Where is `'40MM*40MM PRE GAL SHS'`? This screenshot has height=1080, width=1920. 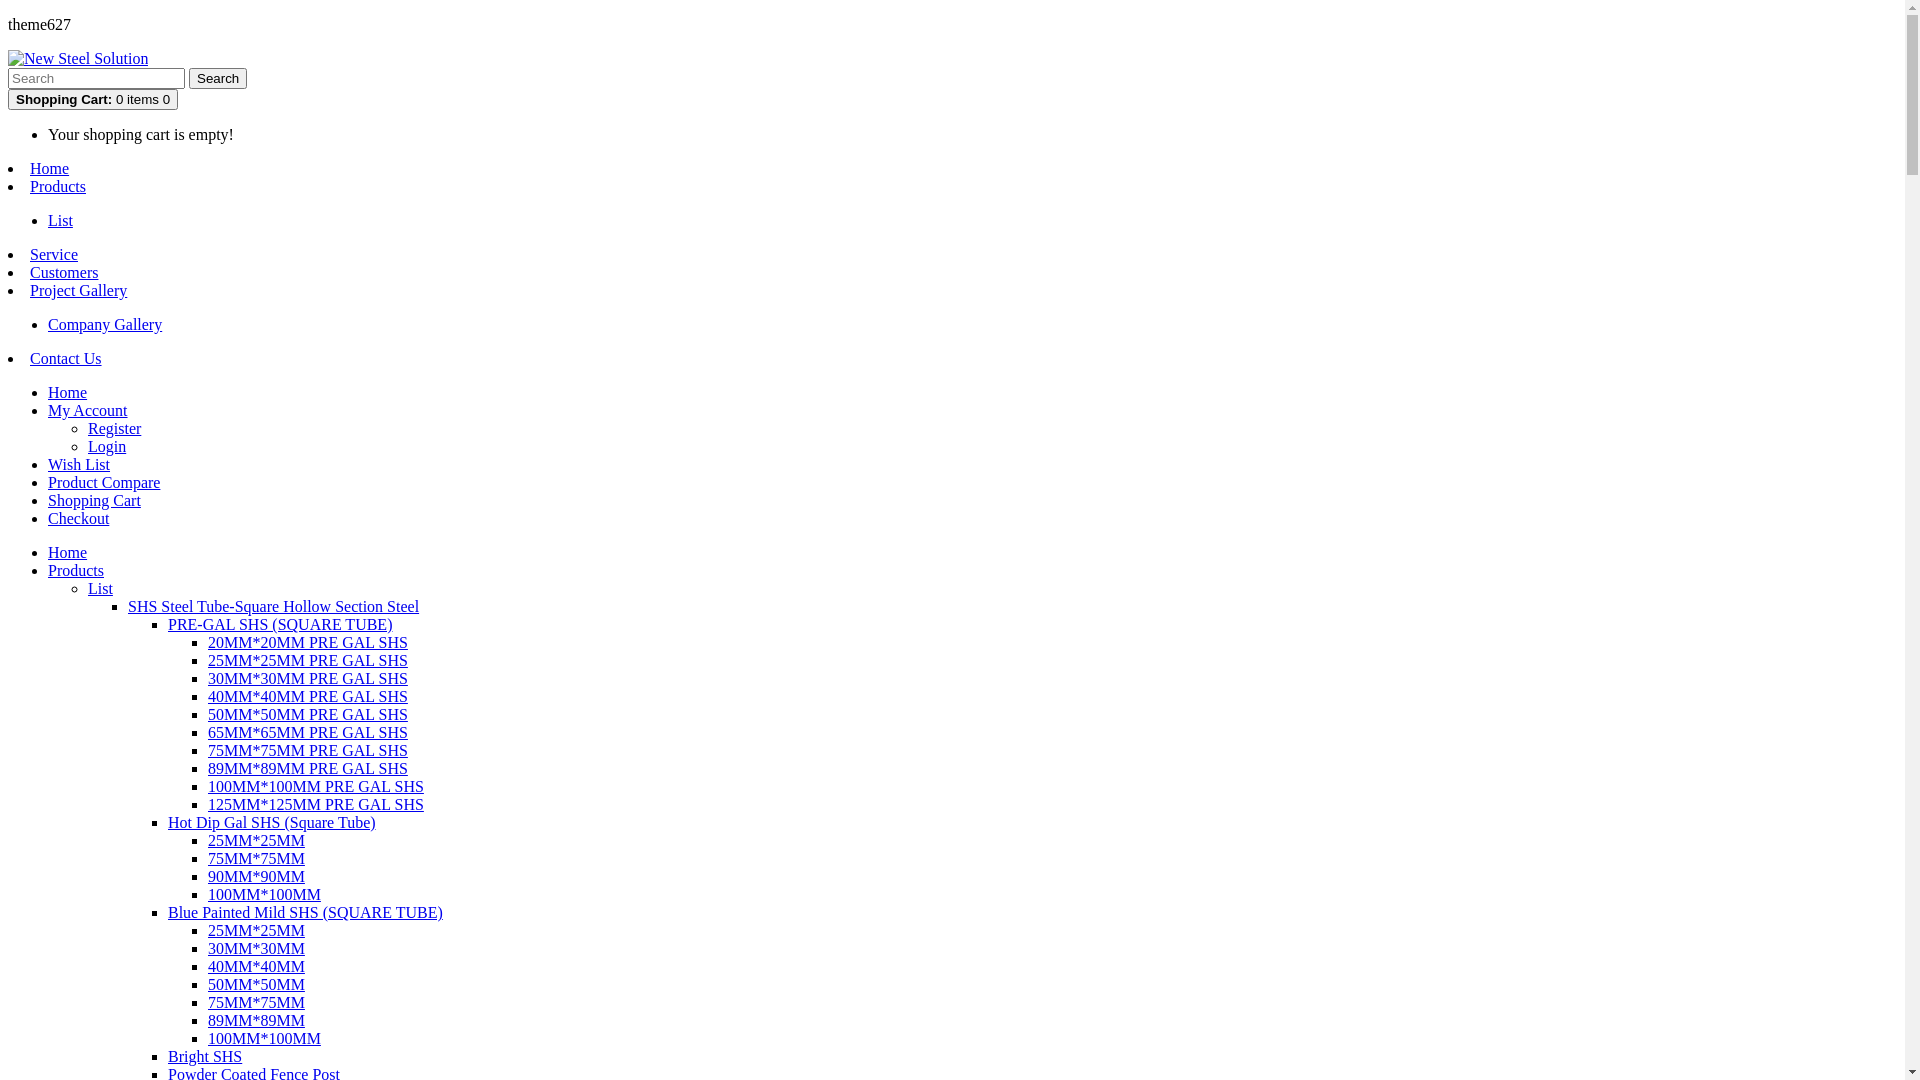
'40MM*40MM PRE GAL SHS' is located at coordinates (207, 695).